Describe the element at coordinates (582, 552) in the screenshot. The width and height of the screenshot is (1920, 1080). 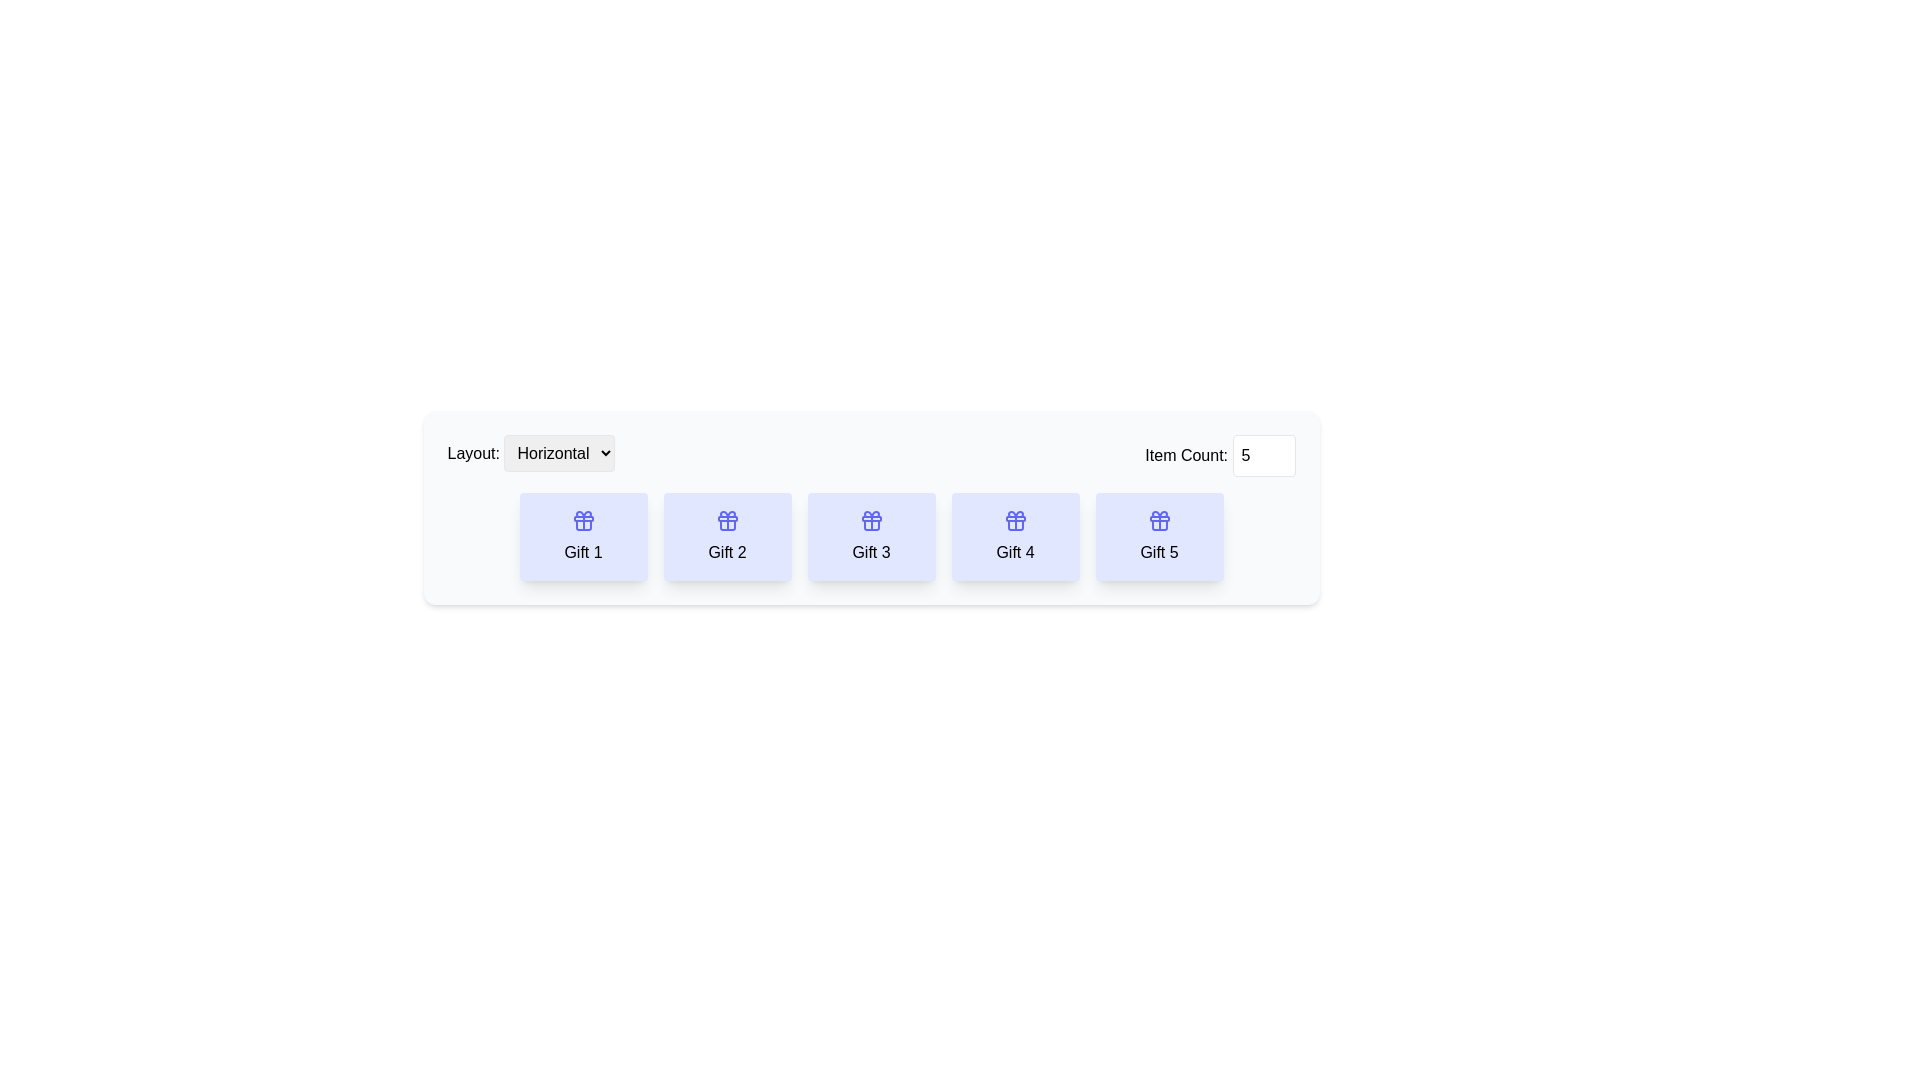
I see `the text label that identifies the item as 'Gift 1' located at the bottom of the first gift card in the horizontal list` at that location.